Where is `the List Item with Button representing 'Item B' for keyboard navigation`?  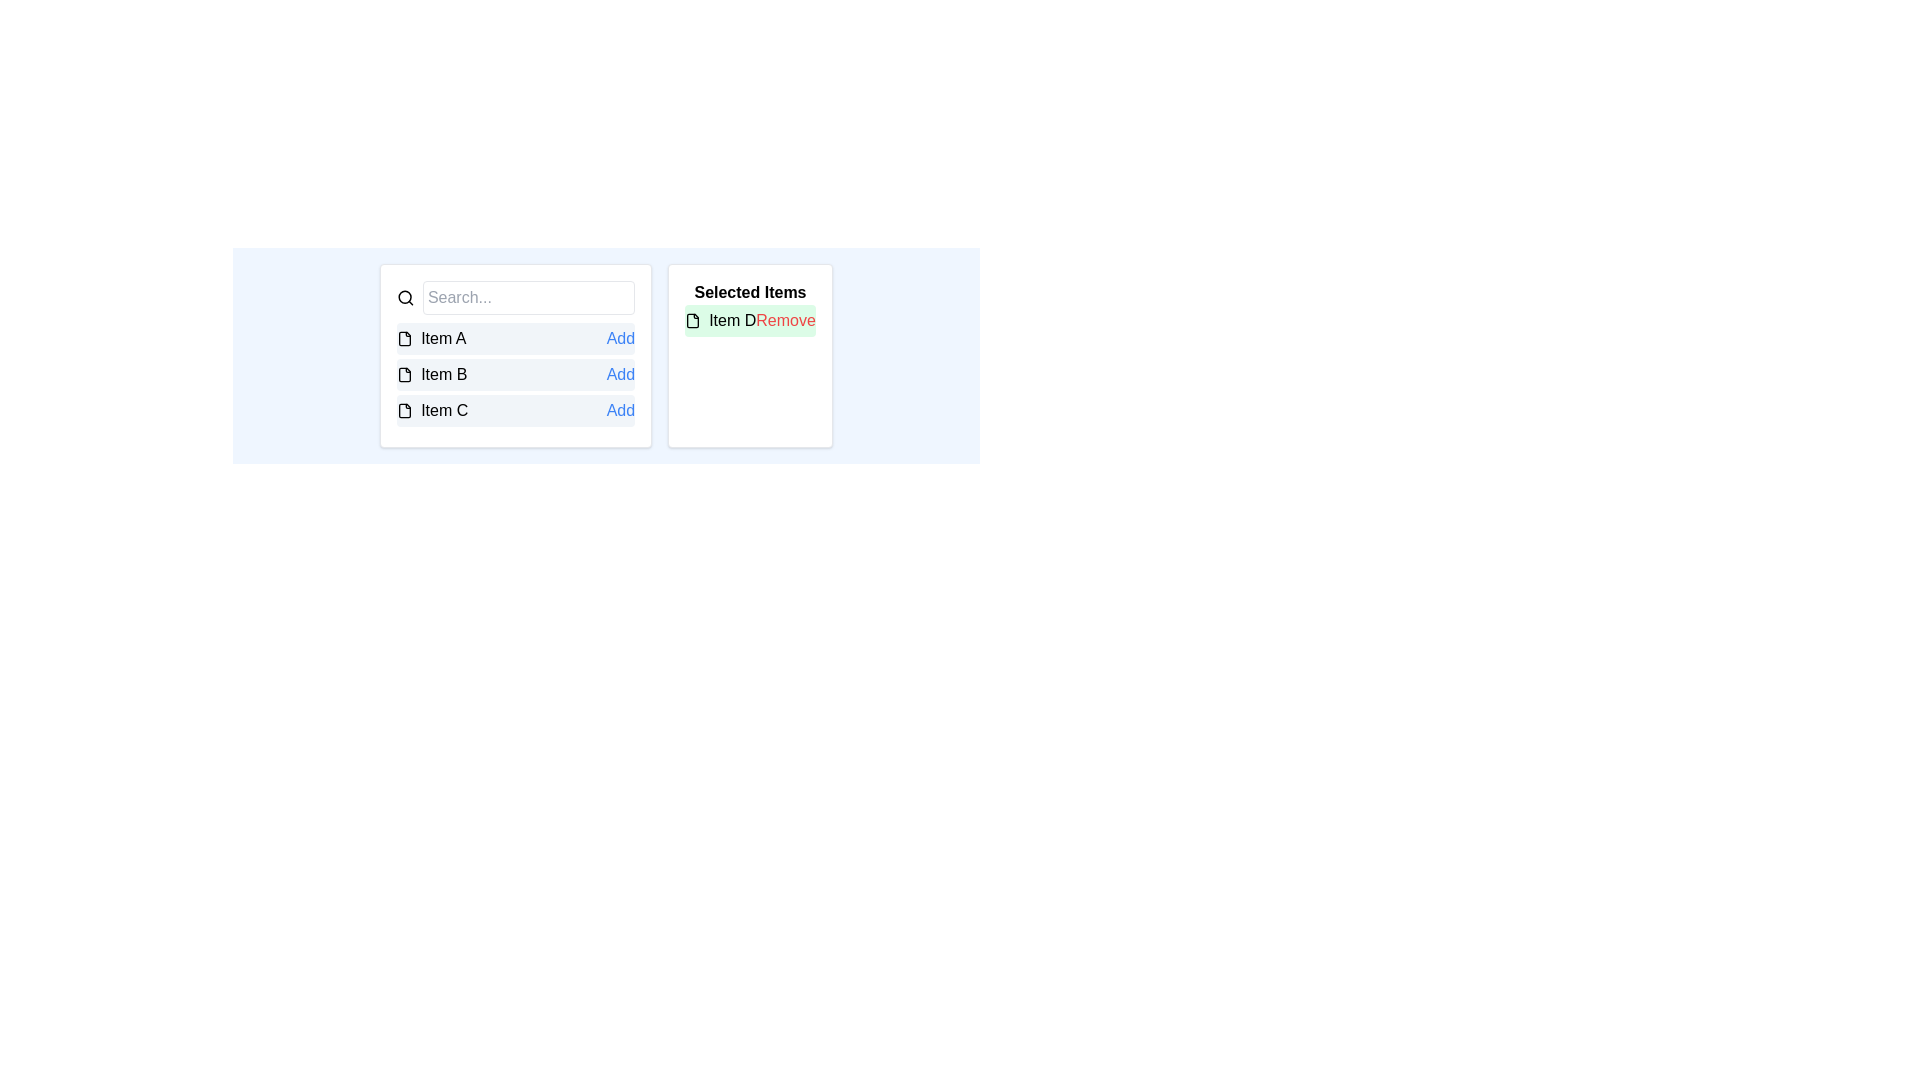 the List Item with Button representing 'Item B' for keyboard navigation is located at coordinates (516, 374).